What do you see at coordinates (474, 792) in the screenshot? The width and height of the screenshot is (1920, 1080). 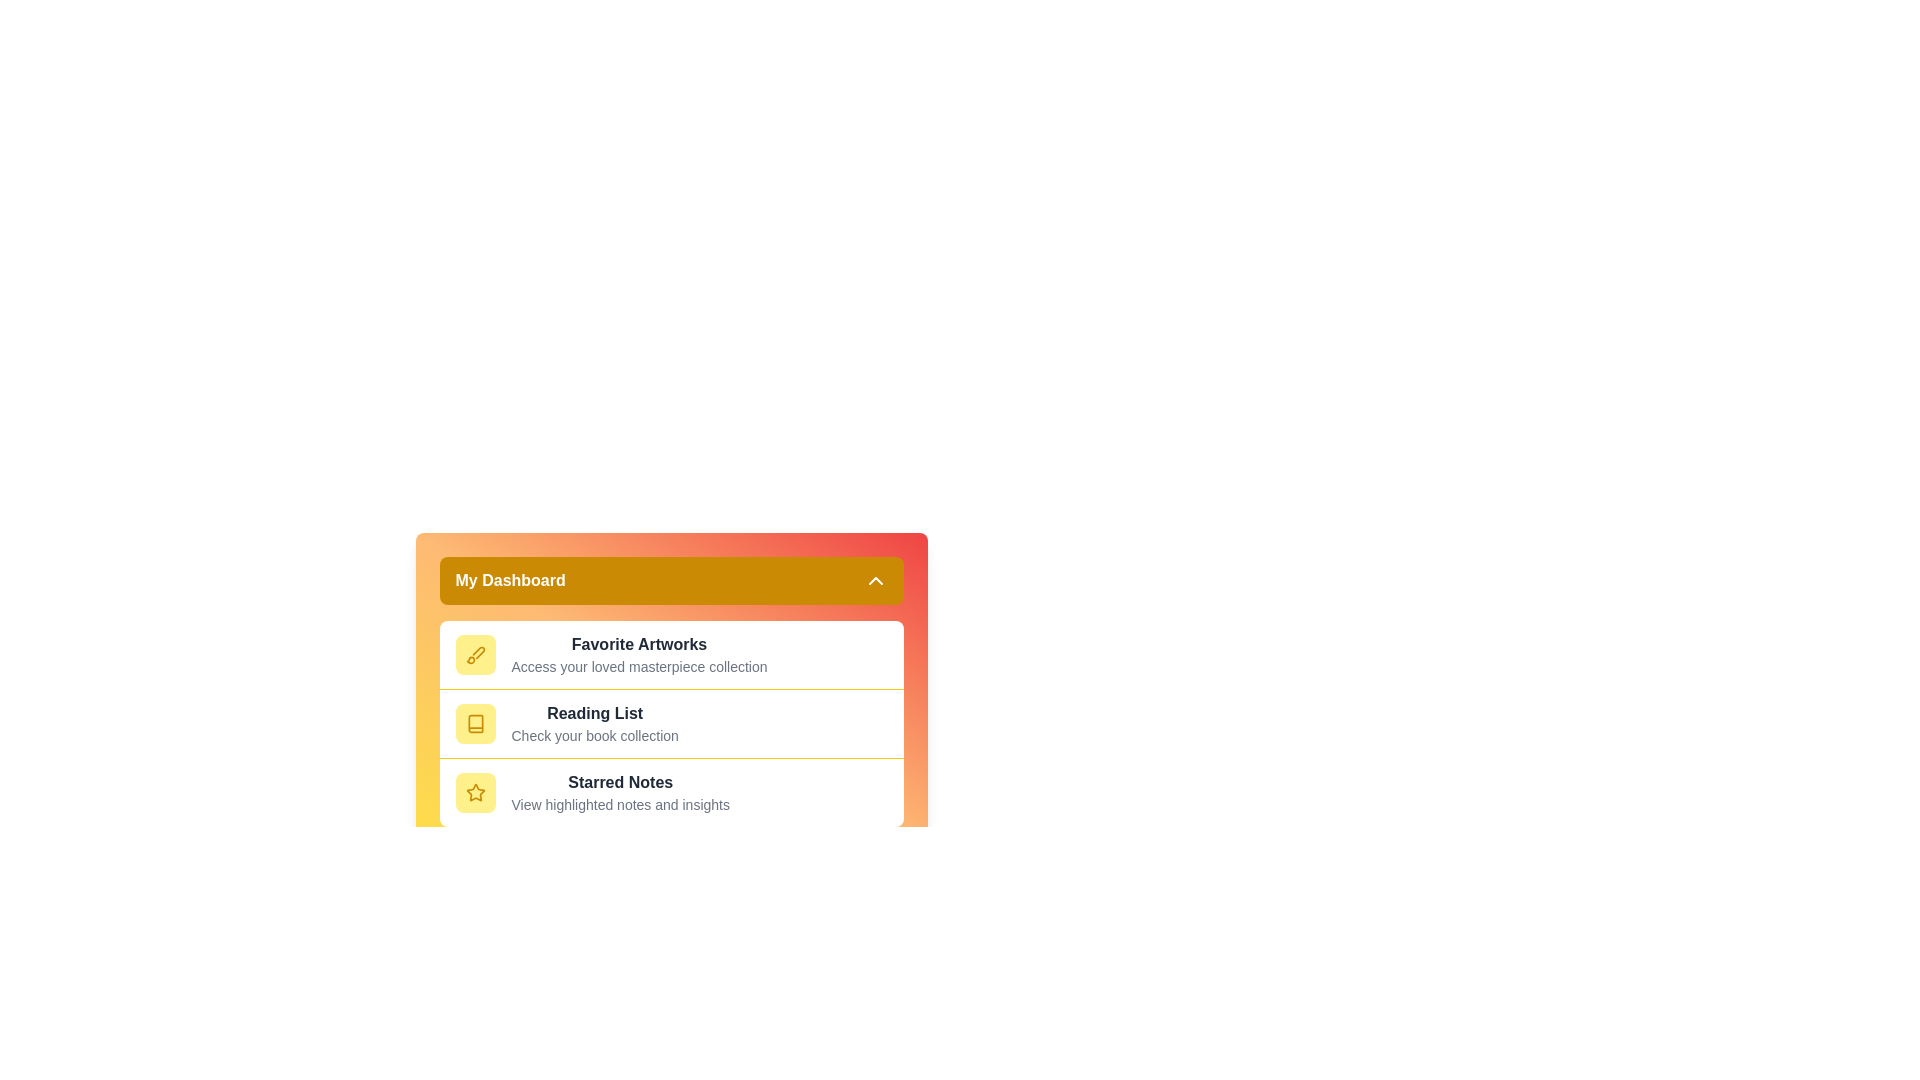 I see `the decorative star icon located at the bottom right of the 'Starred Notes' section in the dashboard, which indicates the significance of favorited notes` at bounding box center [474, 792].